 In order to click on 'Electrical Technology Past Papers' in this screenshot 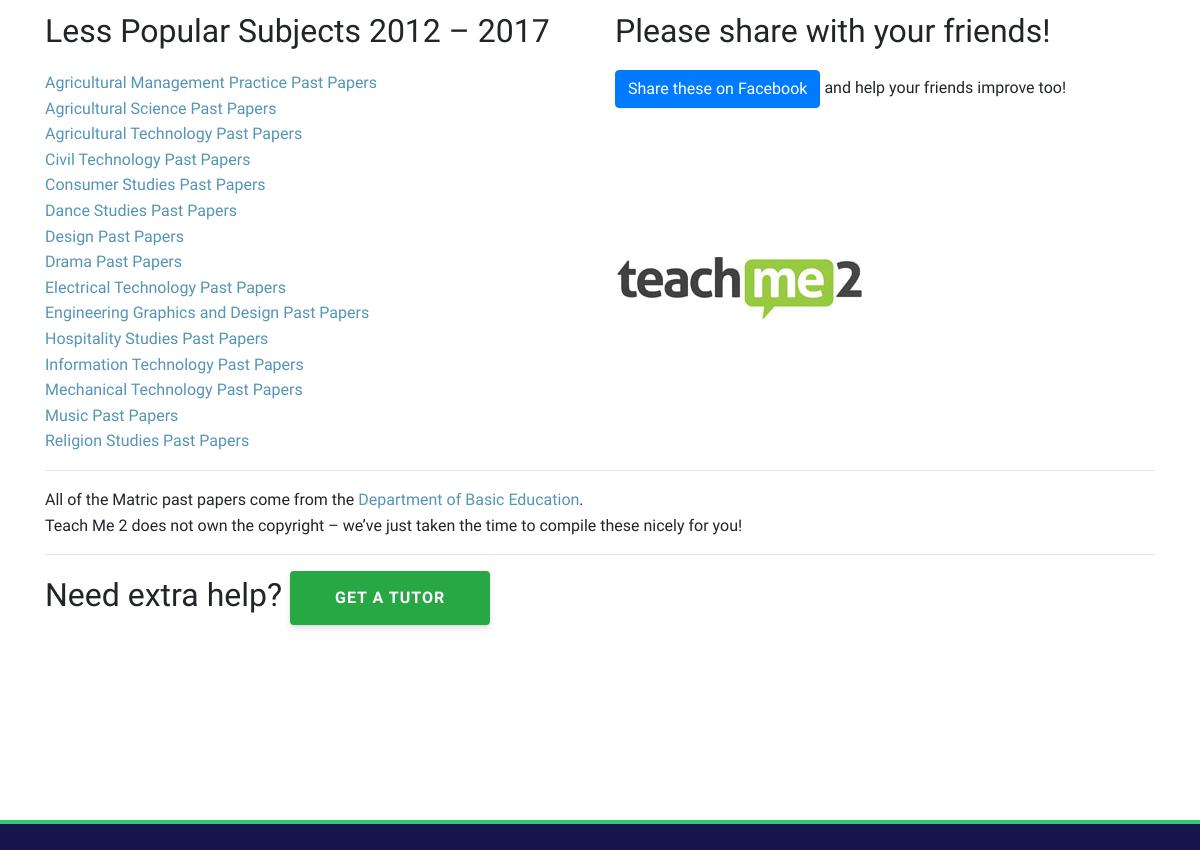, I will do `click(45, 285)`.